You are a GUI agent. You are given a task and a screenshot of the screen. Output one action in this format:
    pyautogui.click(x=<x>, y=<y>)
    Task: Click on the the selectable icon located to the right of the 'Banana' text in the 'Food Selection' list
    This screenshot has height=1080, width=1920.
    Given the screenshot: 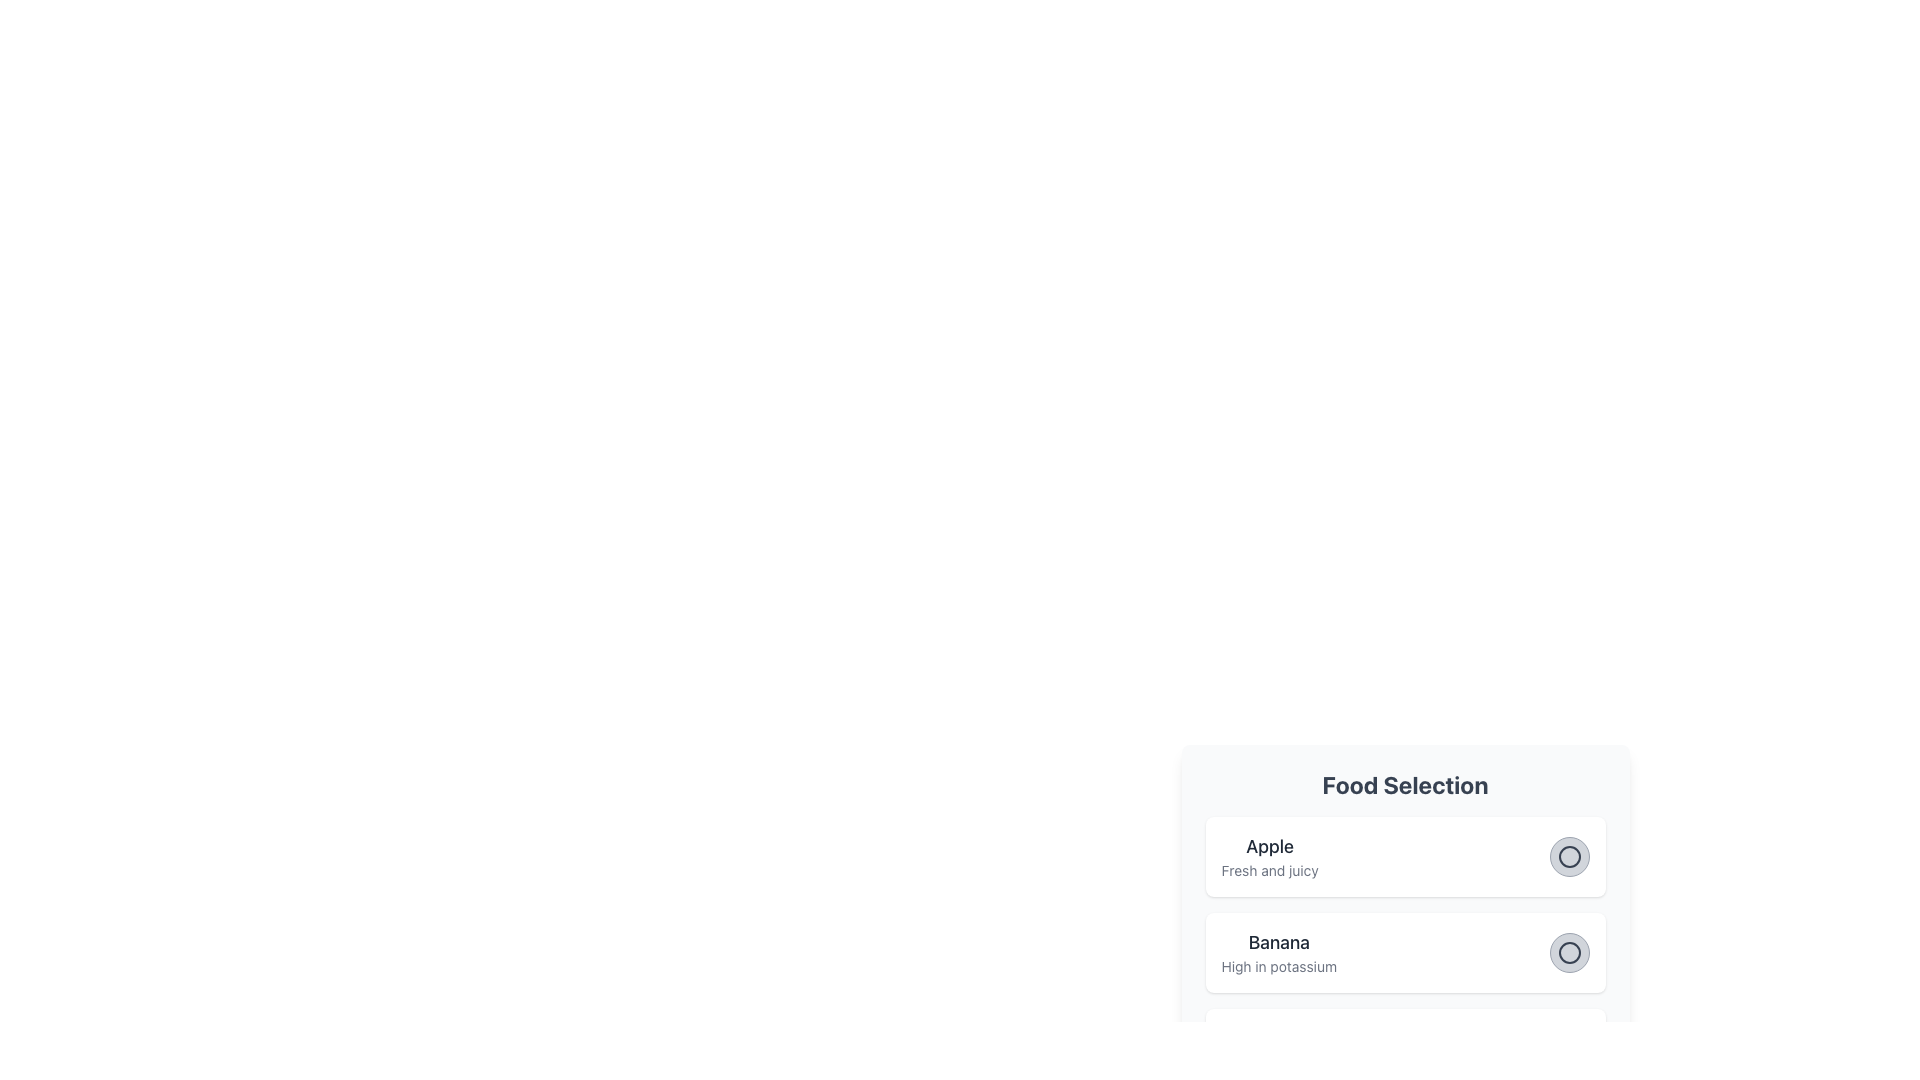 What is the action you would take?
    pyautogui.click(x=1568, y=951)
    